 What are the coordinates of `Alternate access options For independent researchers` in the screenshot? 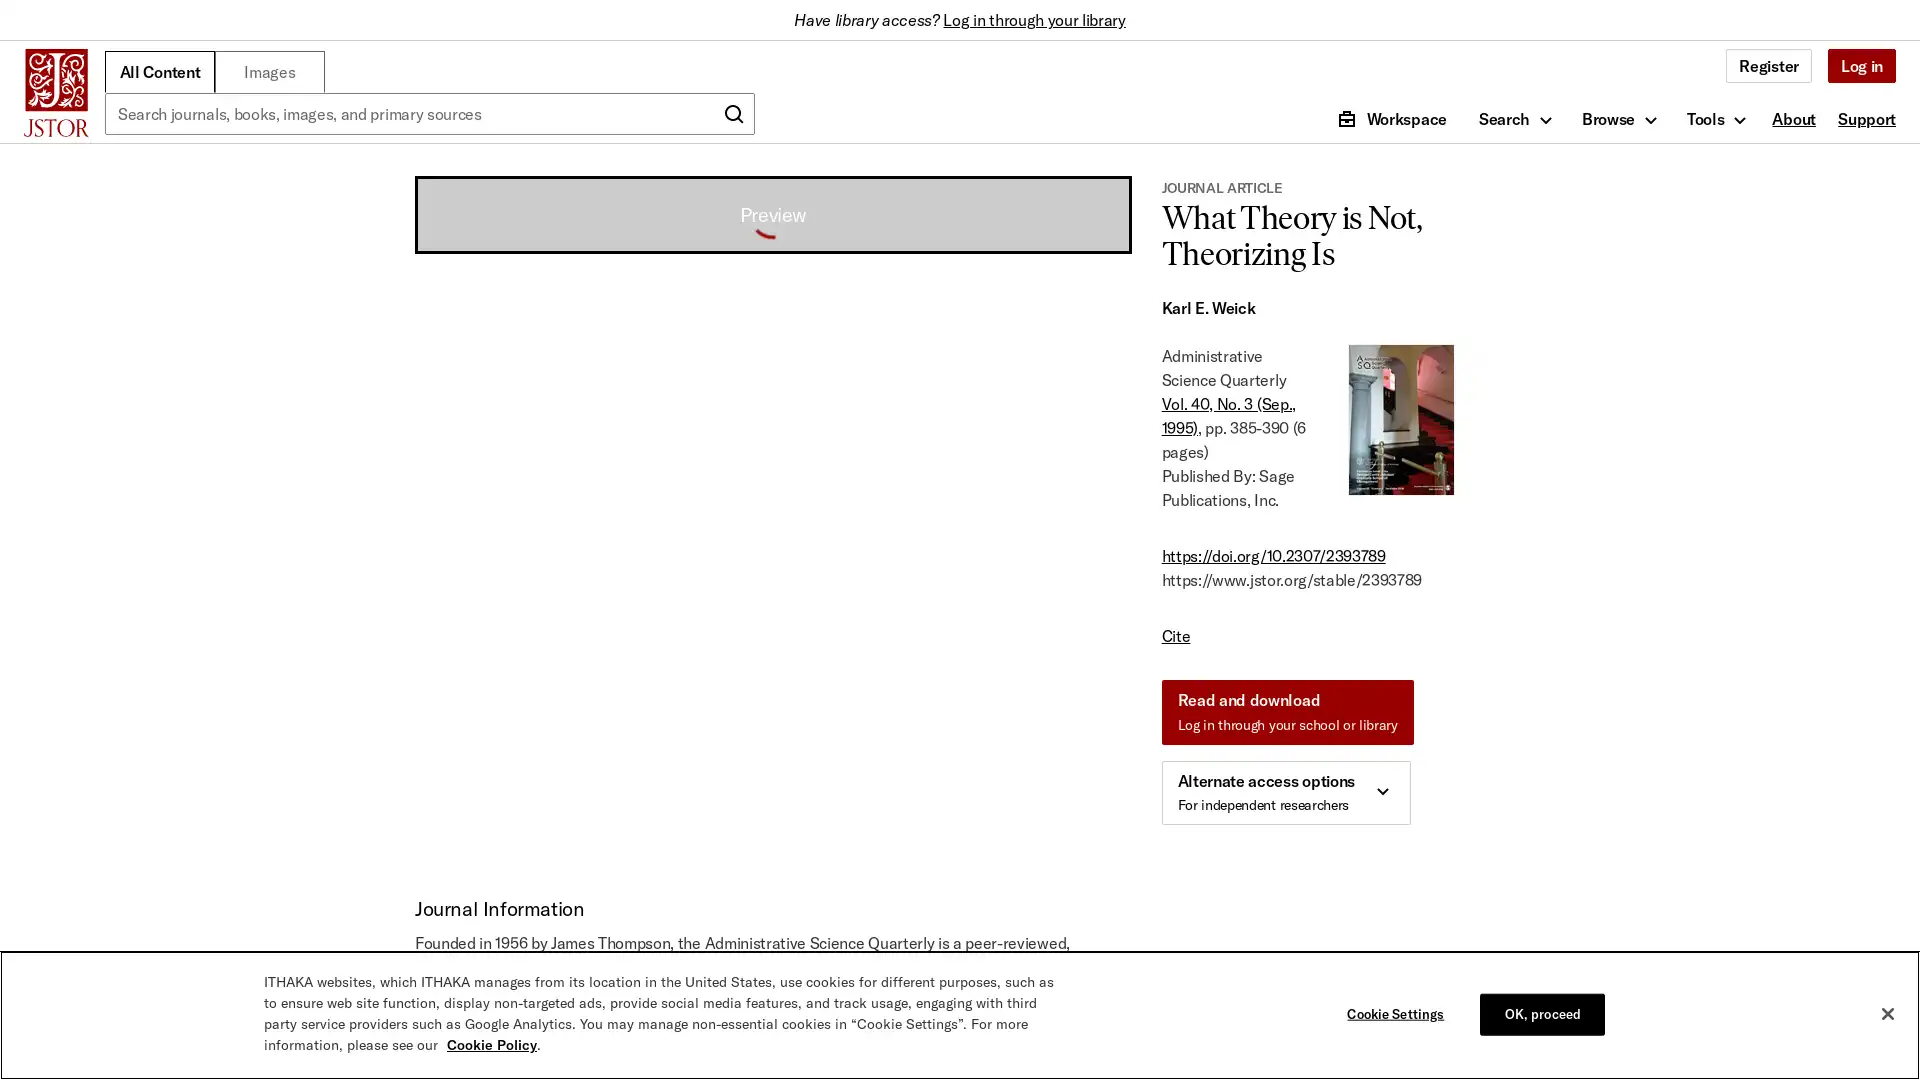 It's located at (1285, 792).